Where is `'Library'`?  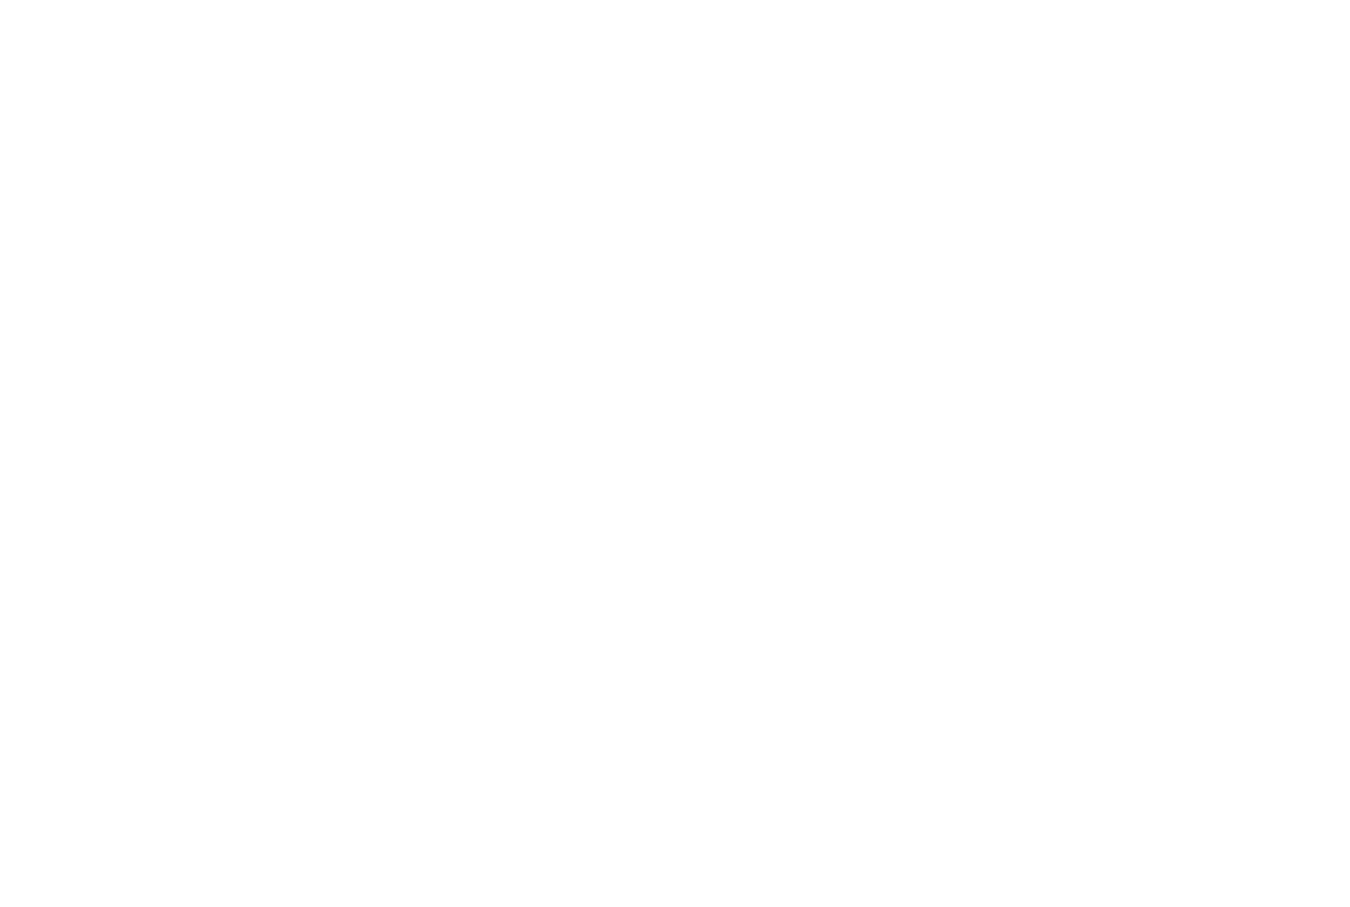
'Library' is located at coordinates (327, 150).